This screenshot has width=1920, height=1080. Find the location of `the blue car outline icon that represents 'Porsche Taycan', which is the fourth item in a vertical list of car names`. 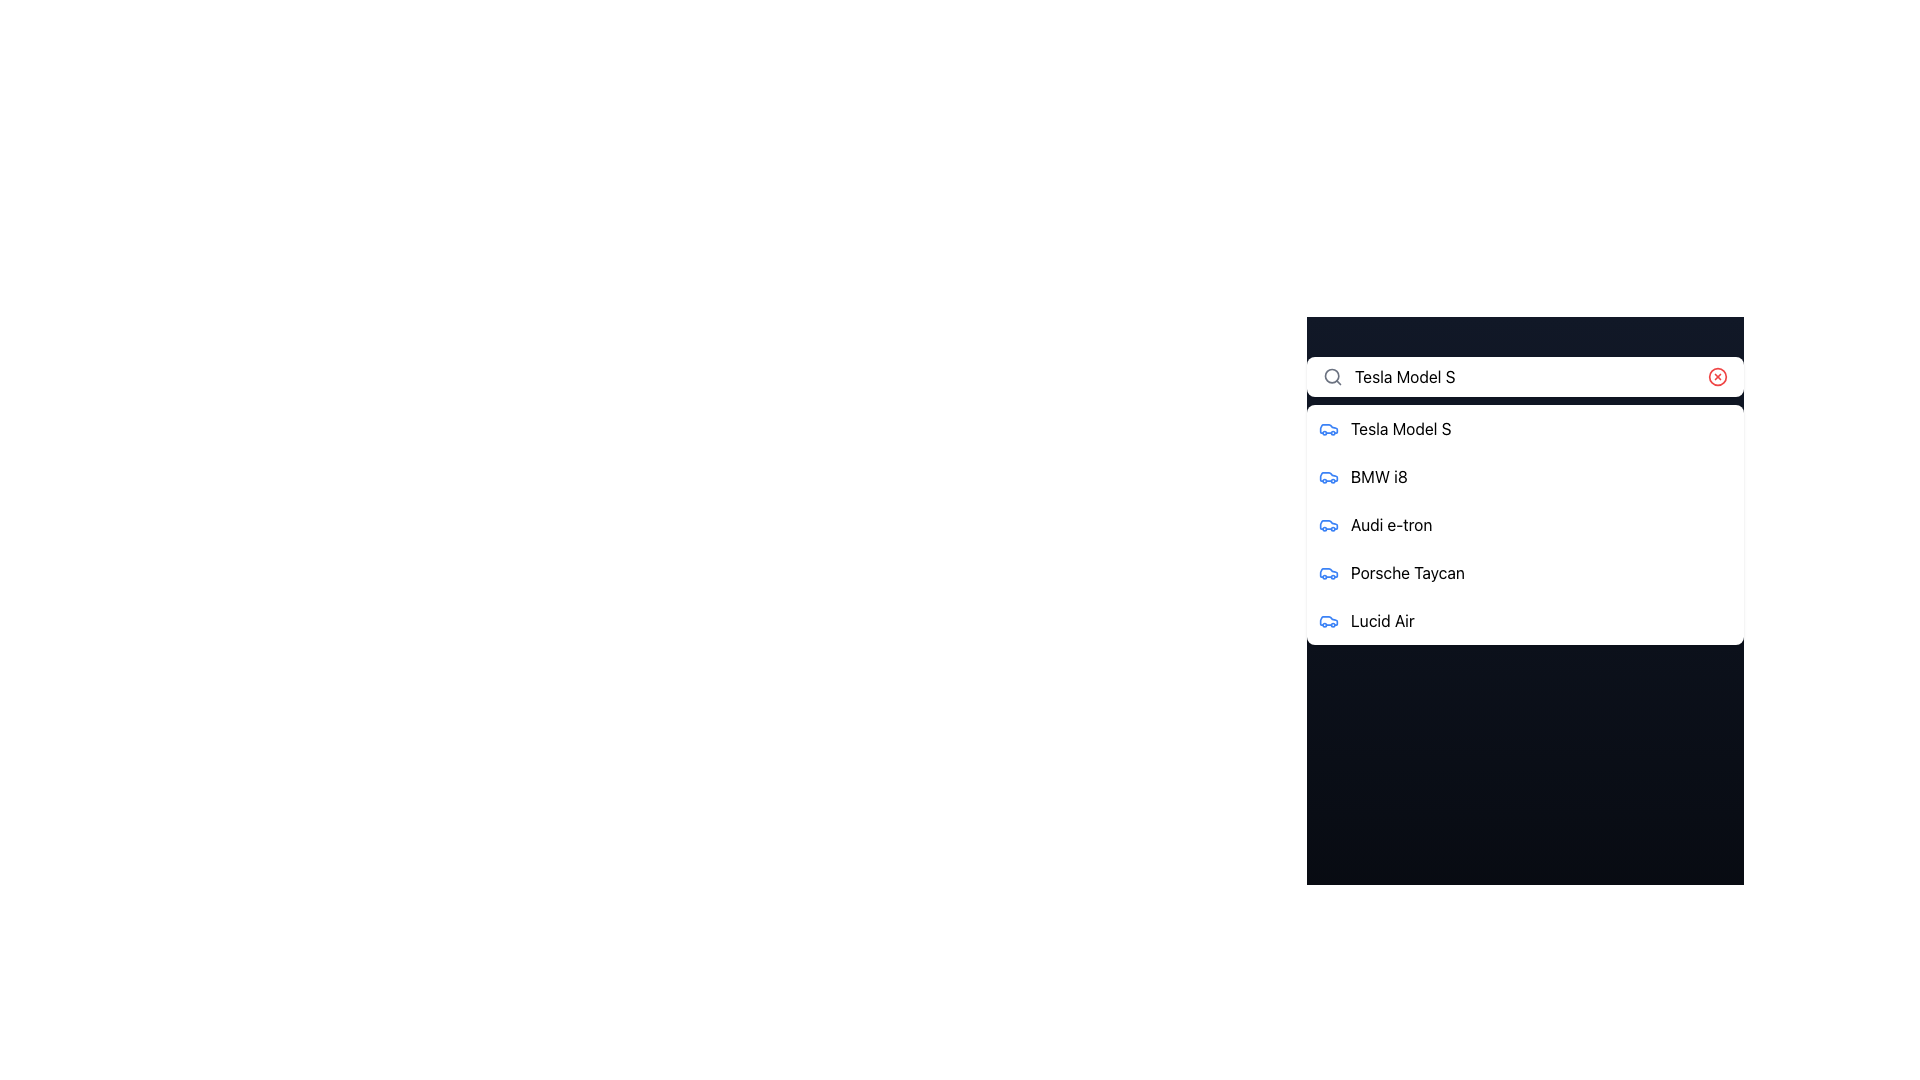

the blue car outline icon that represents 'Porsche Taycan', which is the fourth item in a vertical list of car names is located at coordinates (1329, 573).